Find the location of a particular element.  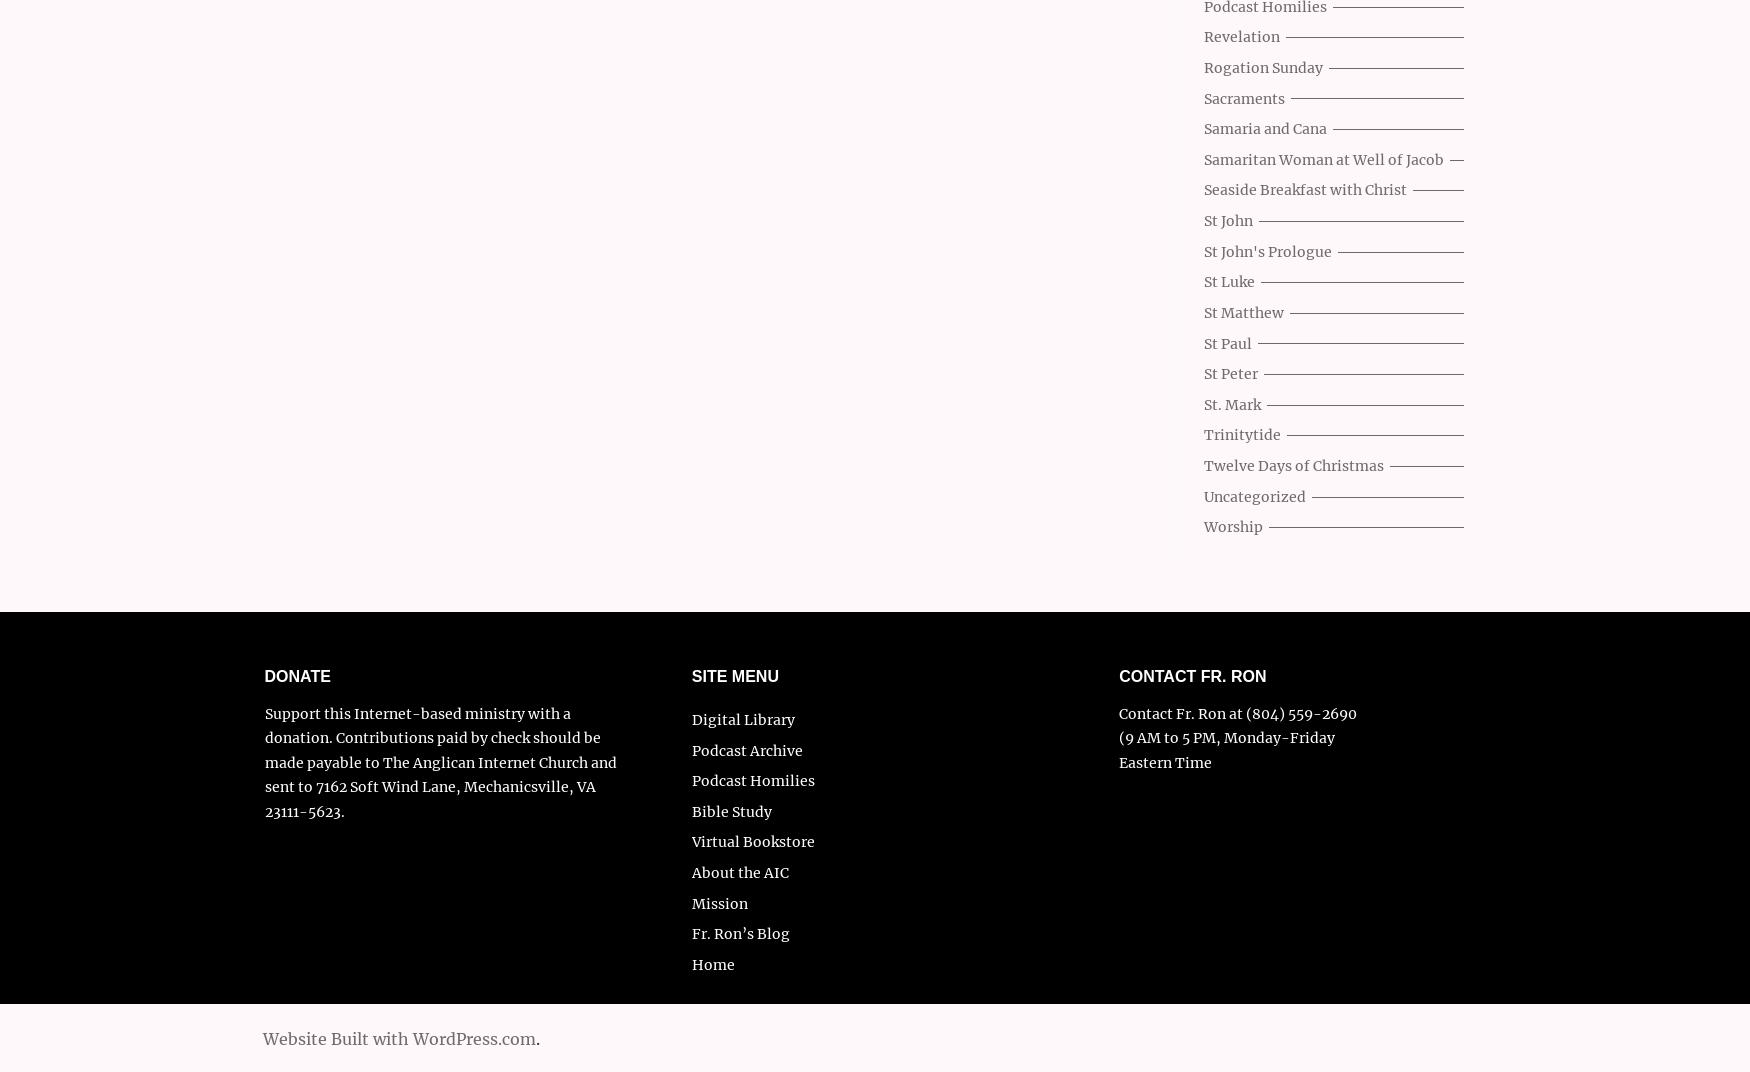

'Digital Library' is located at coordinates (691, 717).